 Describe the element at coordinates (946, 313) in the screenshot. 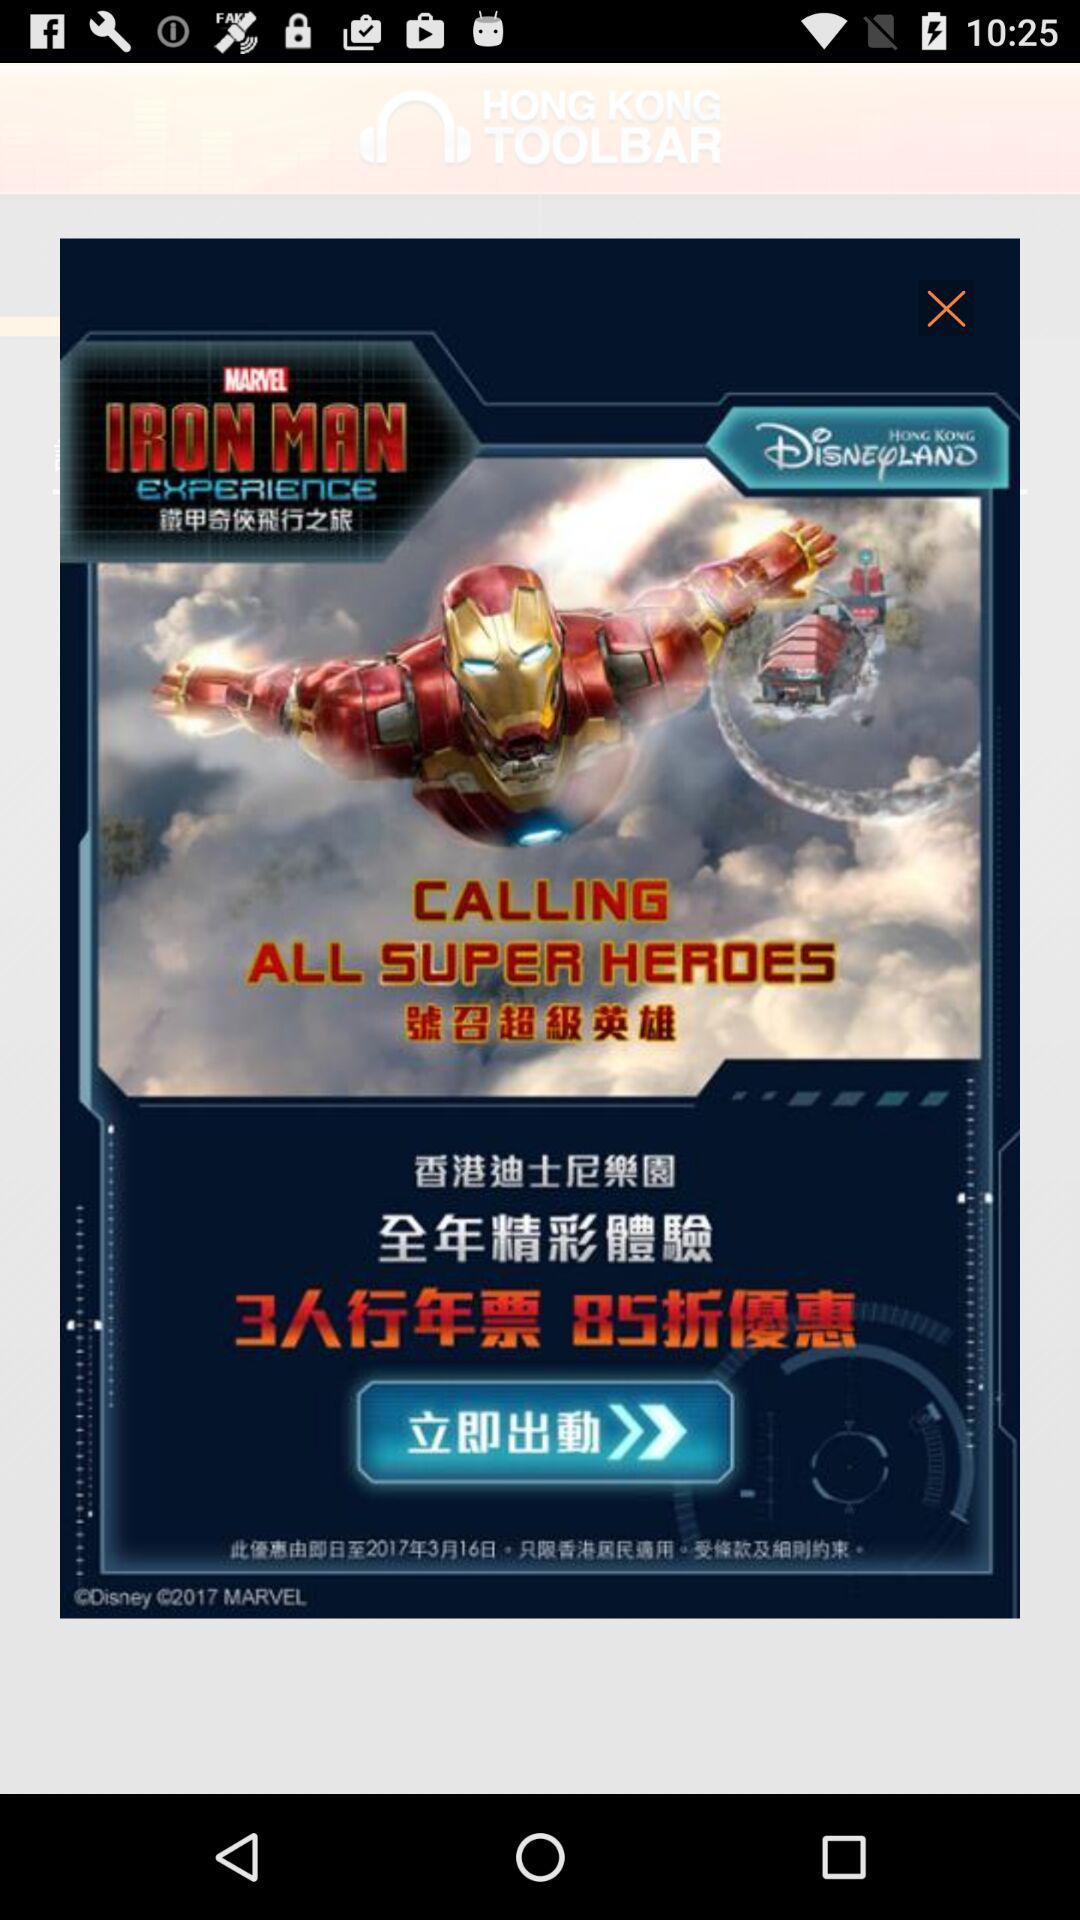

I see `the window in question` at that location.